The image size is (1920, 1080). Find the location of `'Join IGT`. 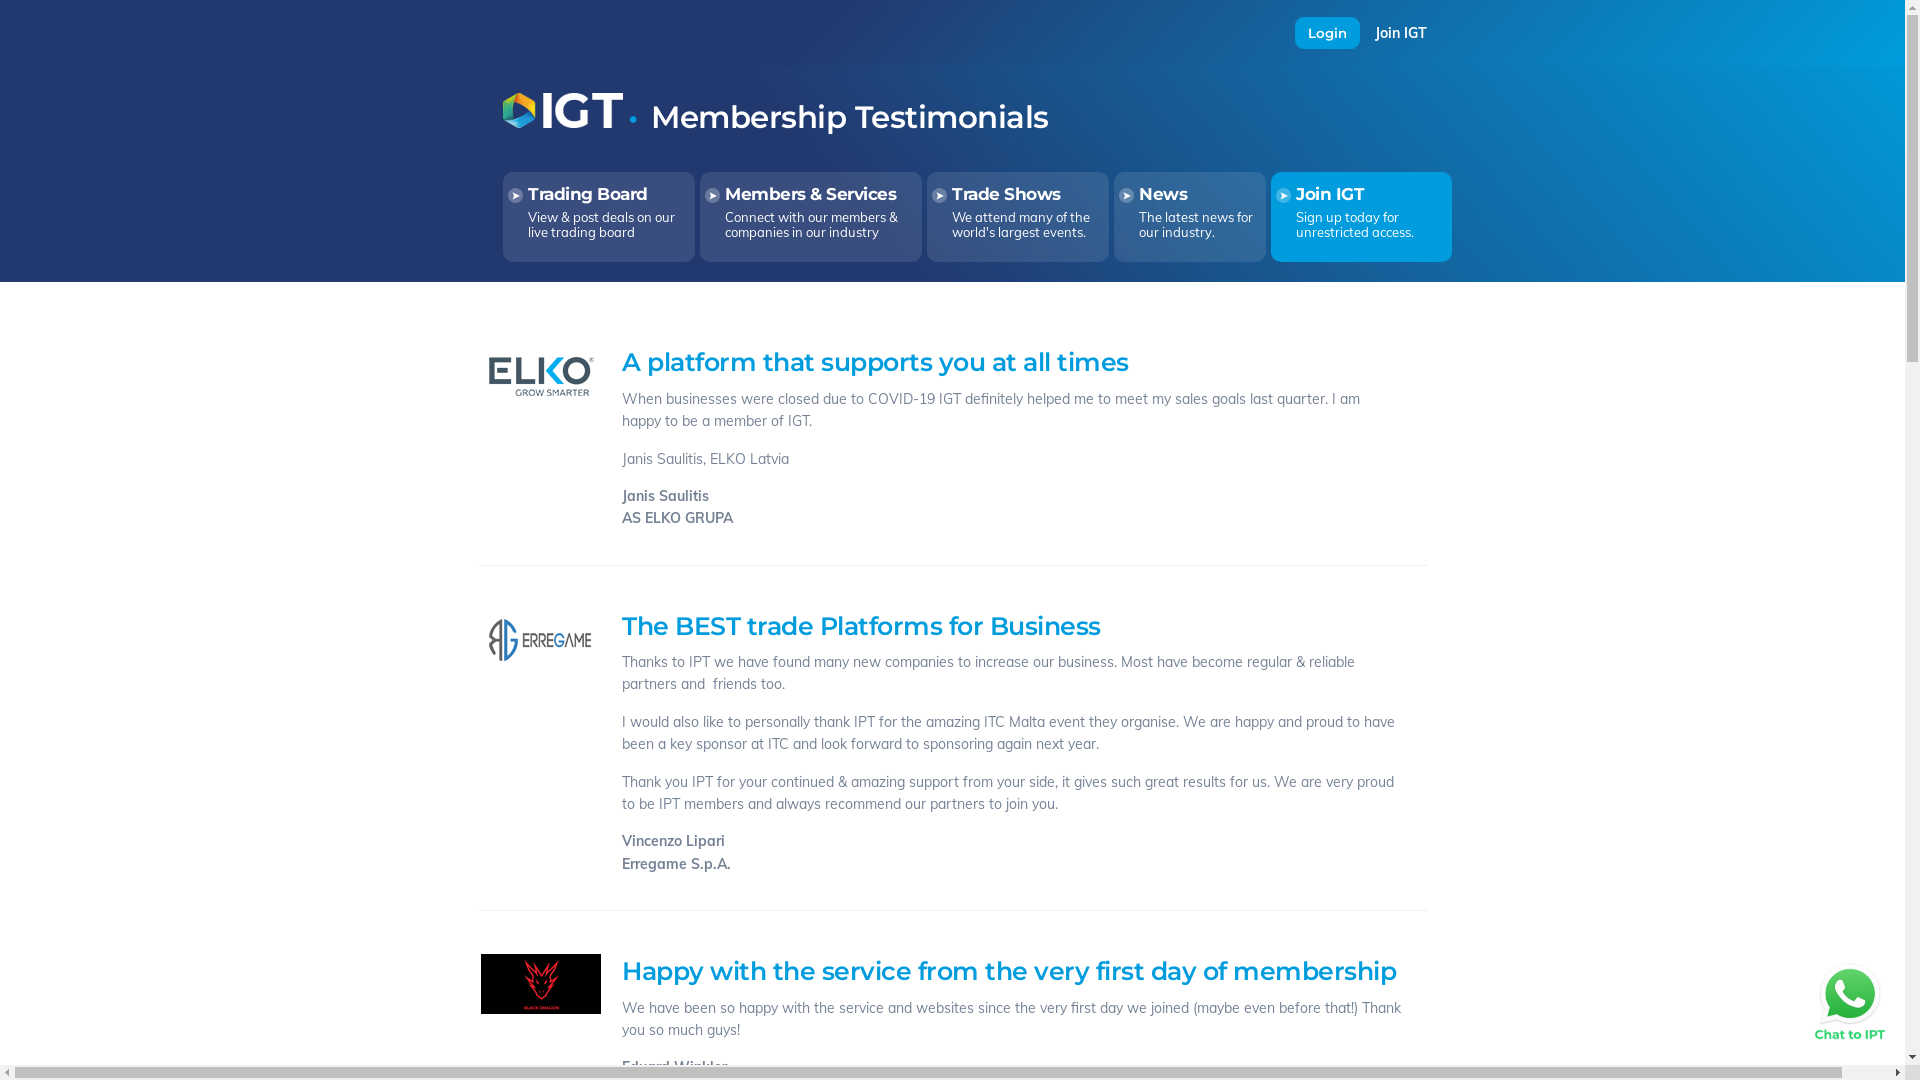

'Join IGT is located at coordinates (1360, 216).